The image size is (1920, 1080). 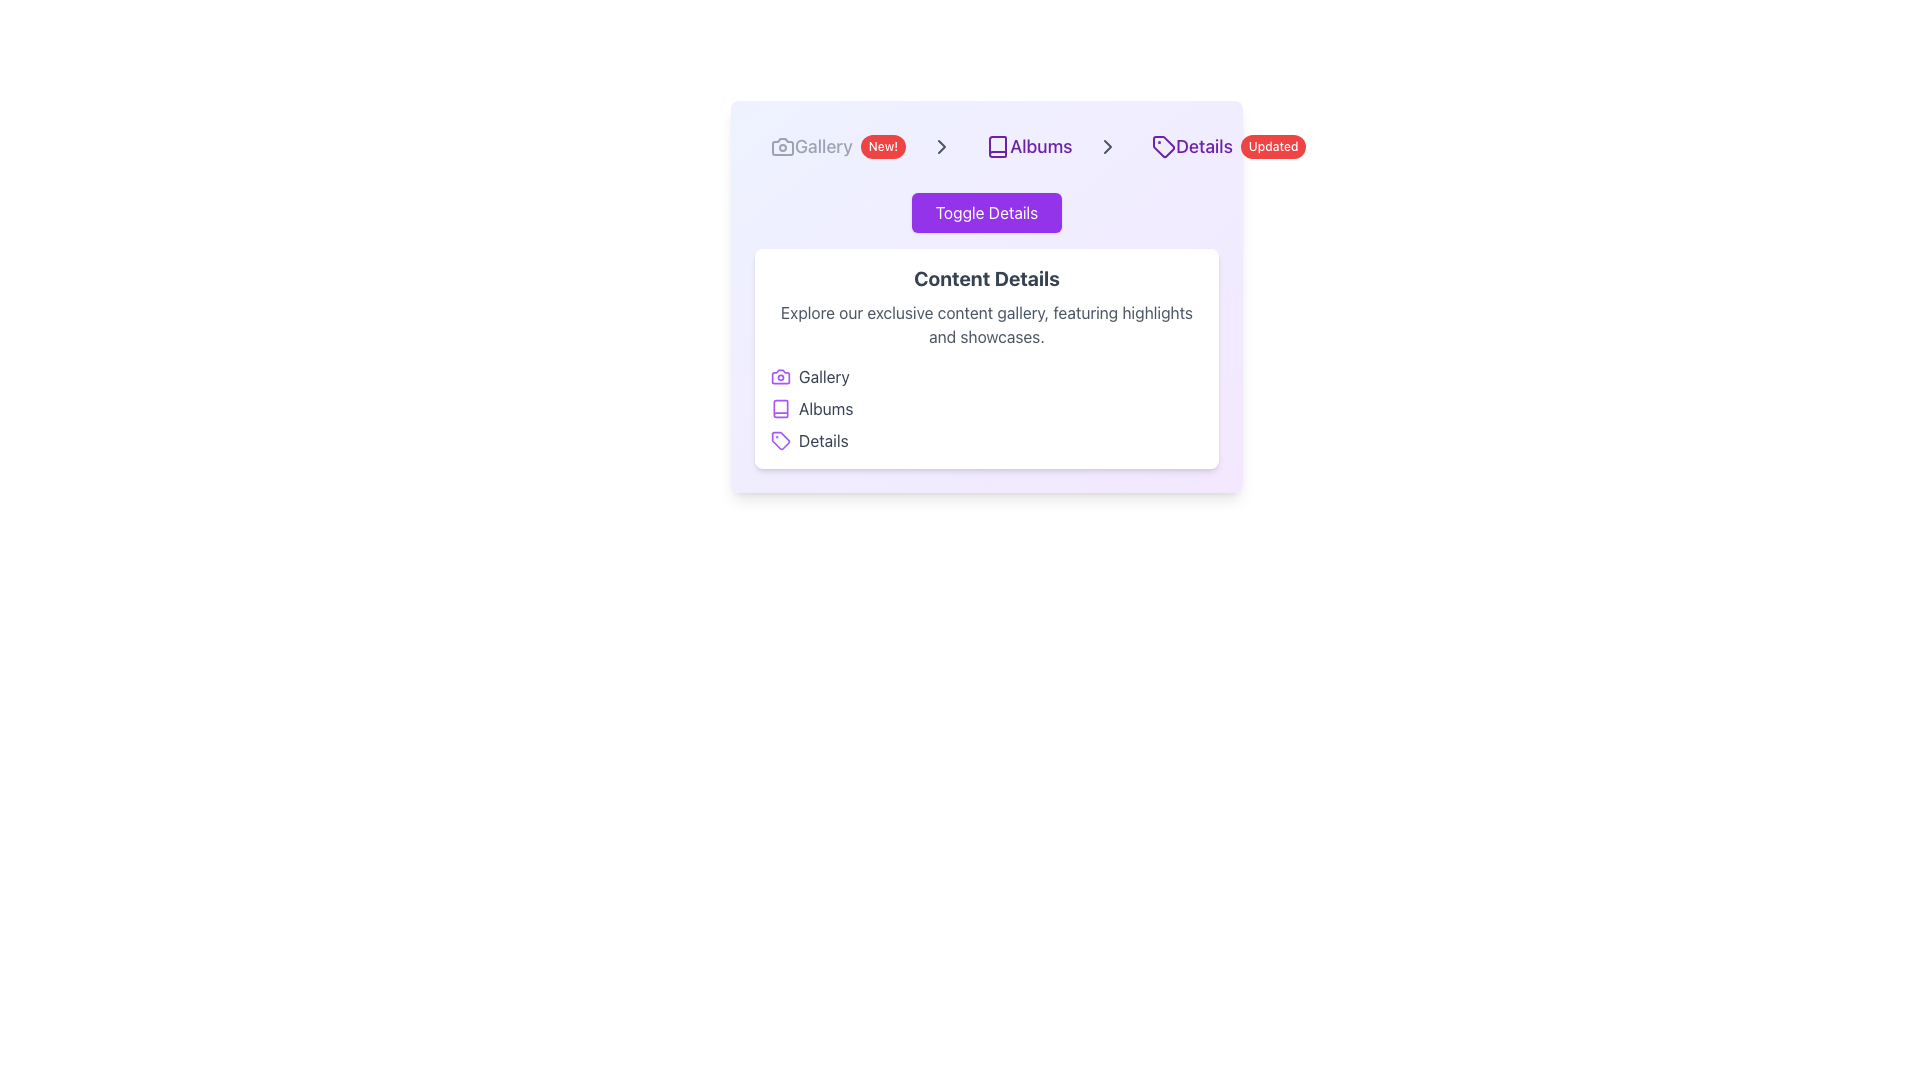 What do you see at coordinates (854, 145) in the screenshot?
I see `the 'Gallery' navigation button that includes a camera icon and a red 'New!' badge` at bounding box center [854, 145].